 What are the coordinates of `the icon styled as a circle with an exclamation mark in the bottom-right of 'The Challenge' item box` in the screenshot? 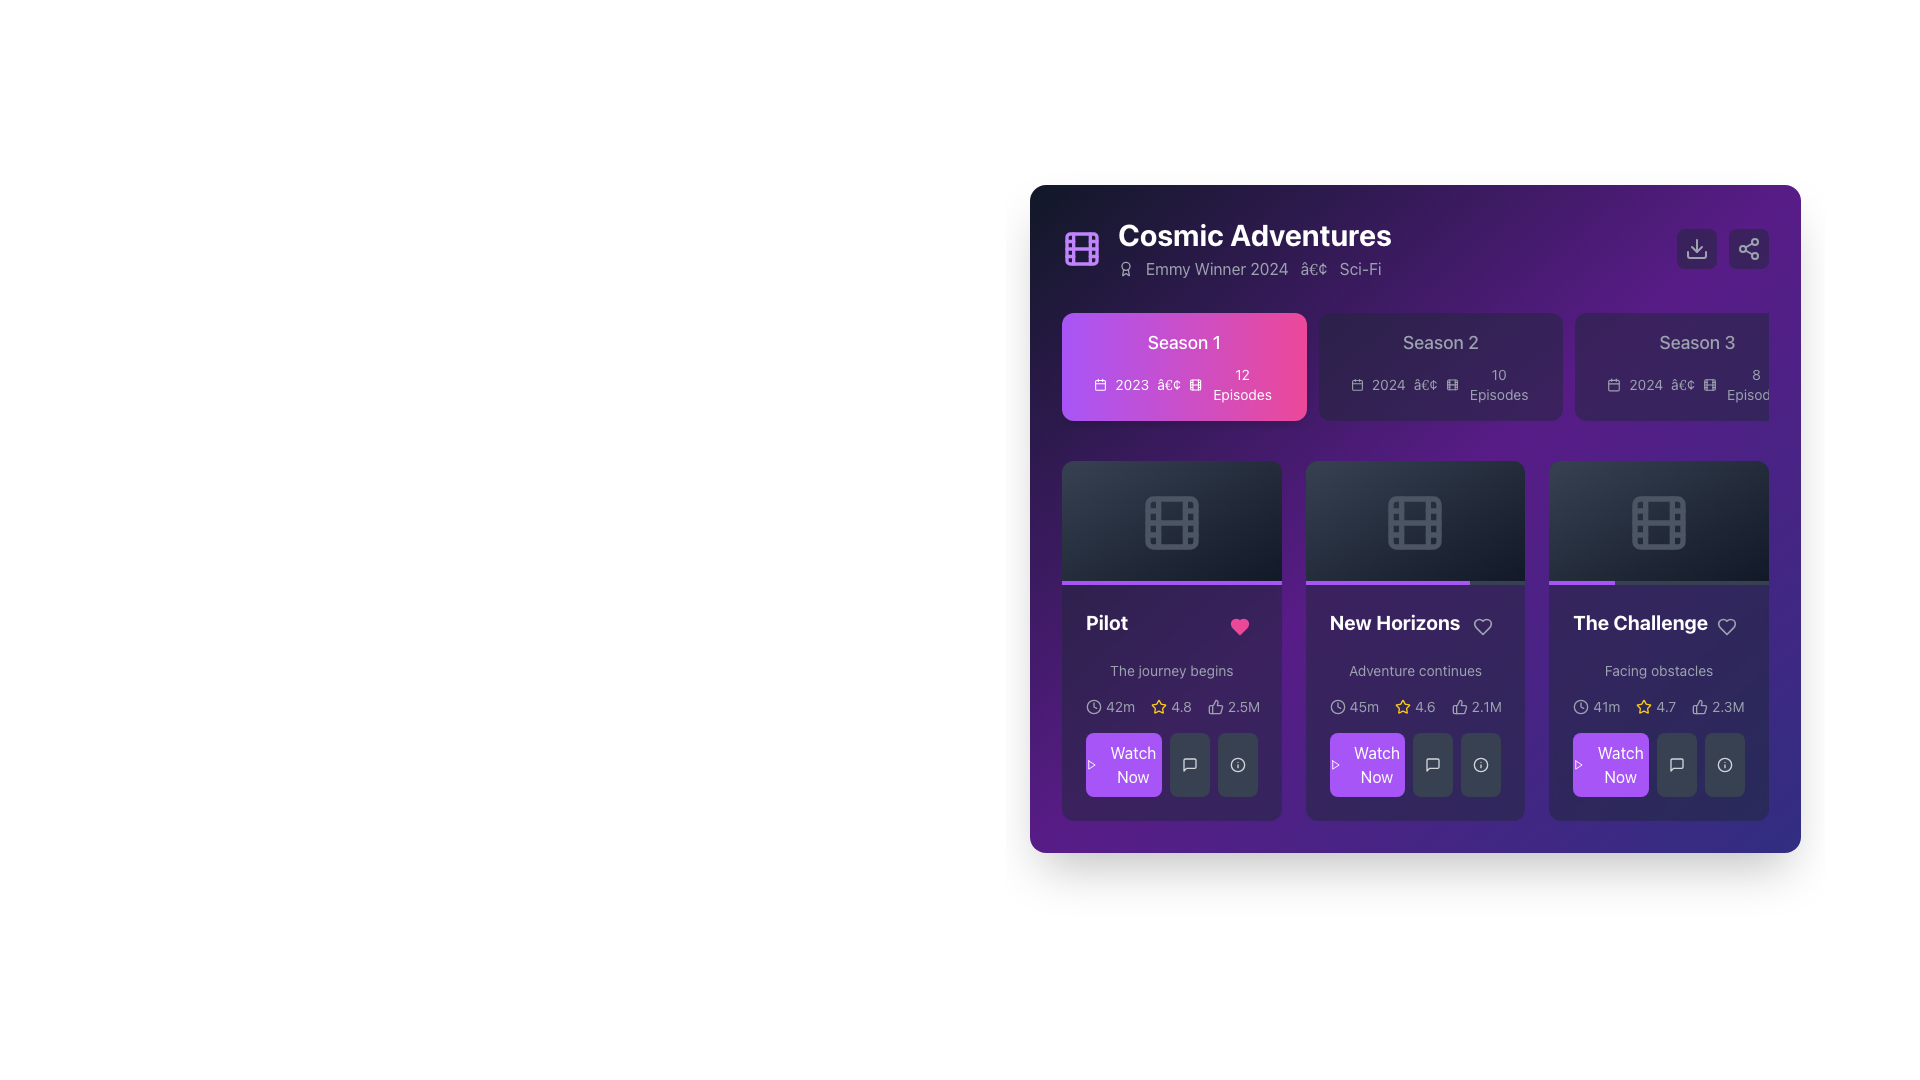 It's located at (1481, 764).